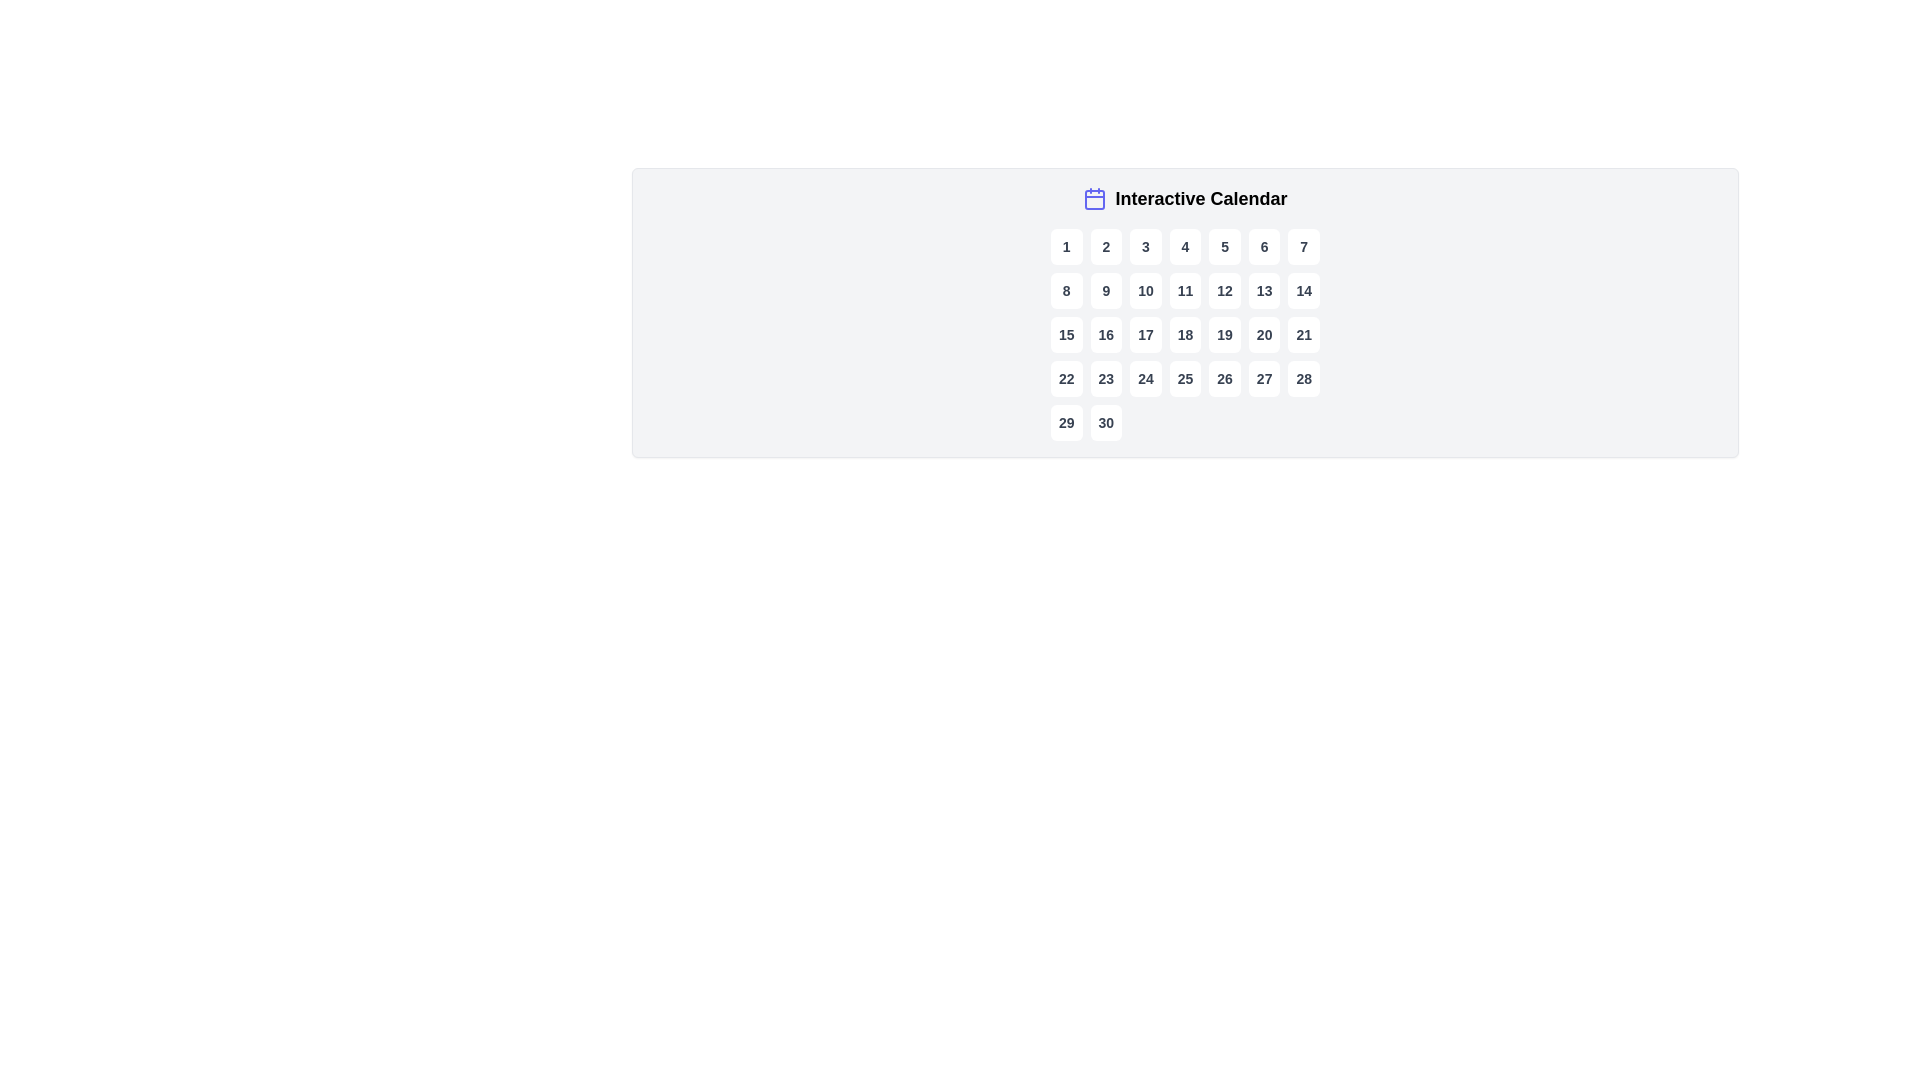 The width and height of the screenshot is (1920, 1080). I want to click on the date button representing the twenty-third position, so click(1105, 378).